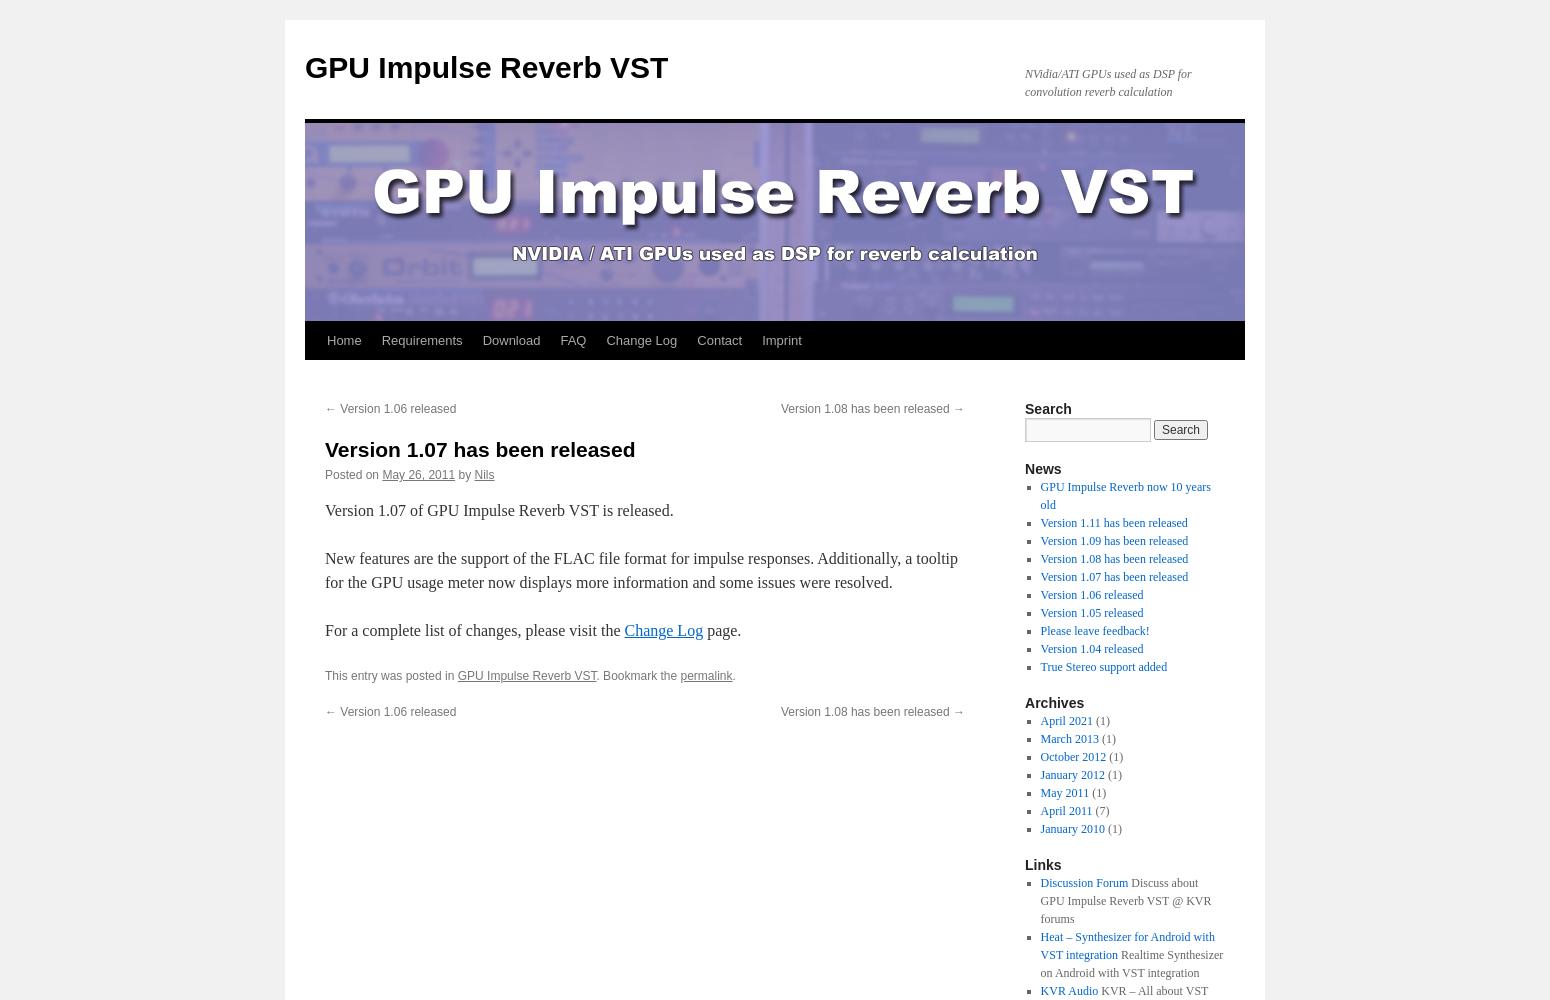 This screenshot has width=1550, height=1000. What do you see at coordinates (1040, 720) in the screenshot?
I see `'April 2021'` at bounding box center [1040, 720].